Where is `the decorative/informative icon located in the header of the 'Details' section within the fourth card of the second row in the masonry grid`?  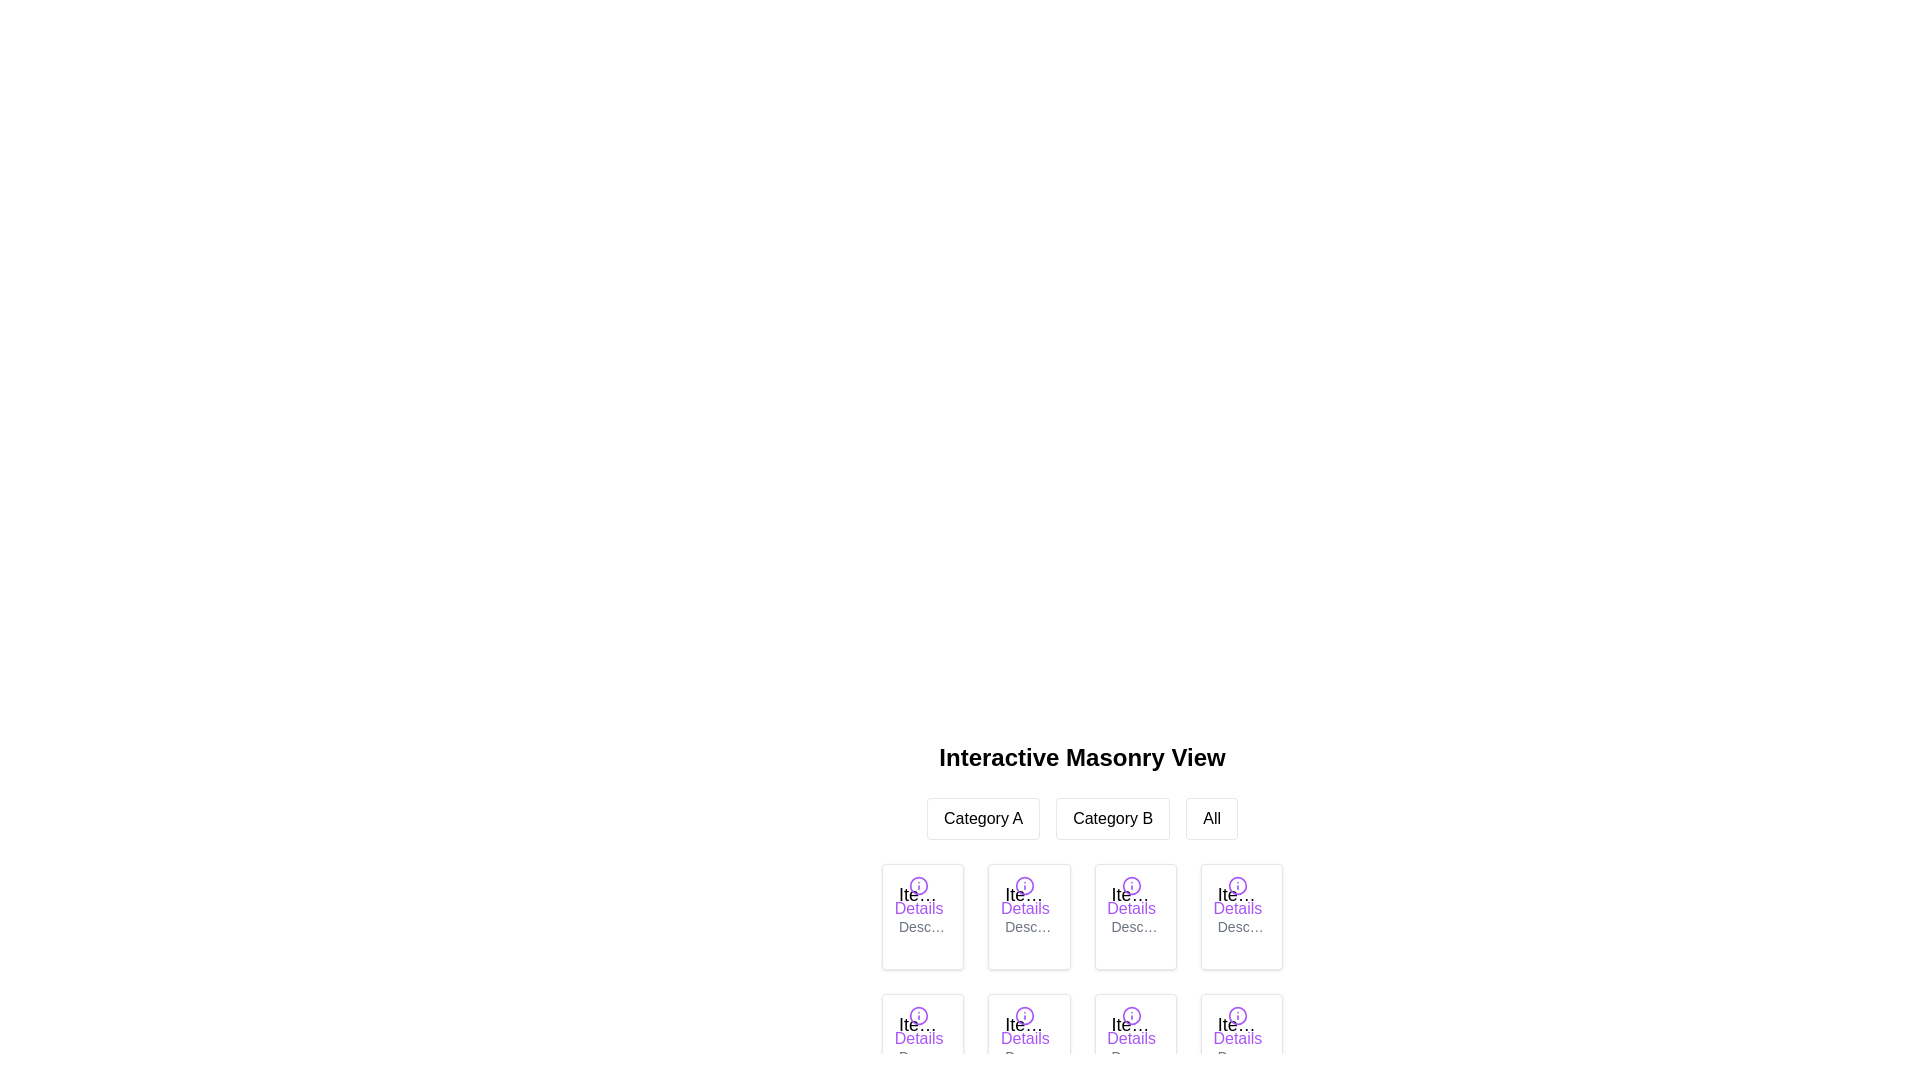 the decorative/informative icon located in the header of the 'Details' section within the fourth card of the second row in the masonry grid is located at coordinates (1236, 884).